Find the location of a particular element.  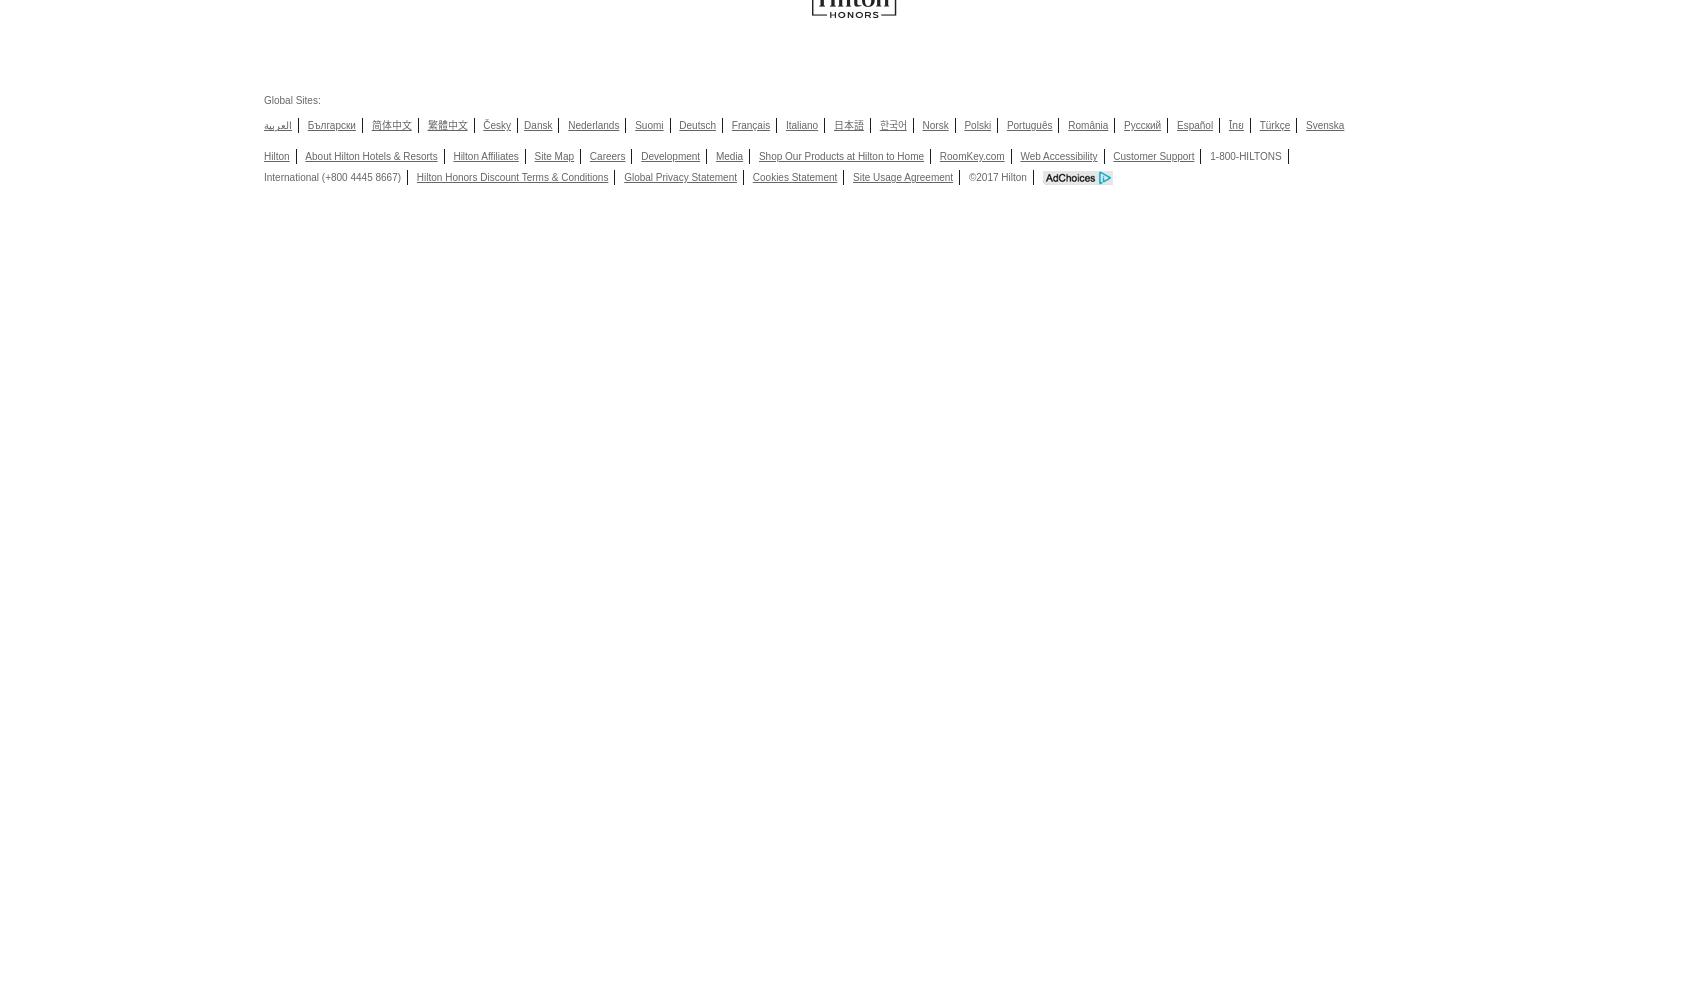

'Türkçe' is located at coordinates (1274, 125).